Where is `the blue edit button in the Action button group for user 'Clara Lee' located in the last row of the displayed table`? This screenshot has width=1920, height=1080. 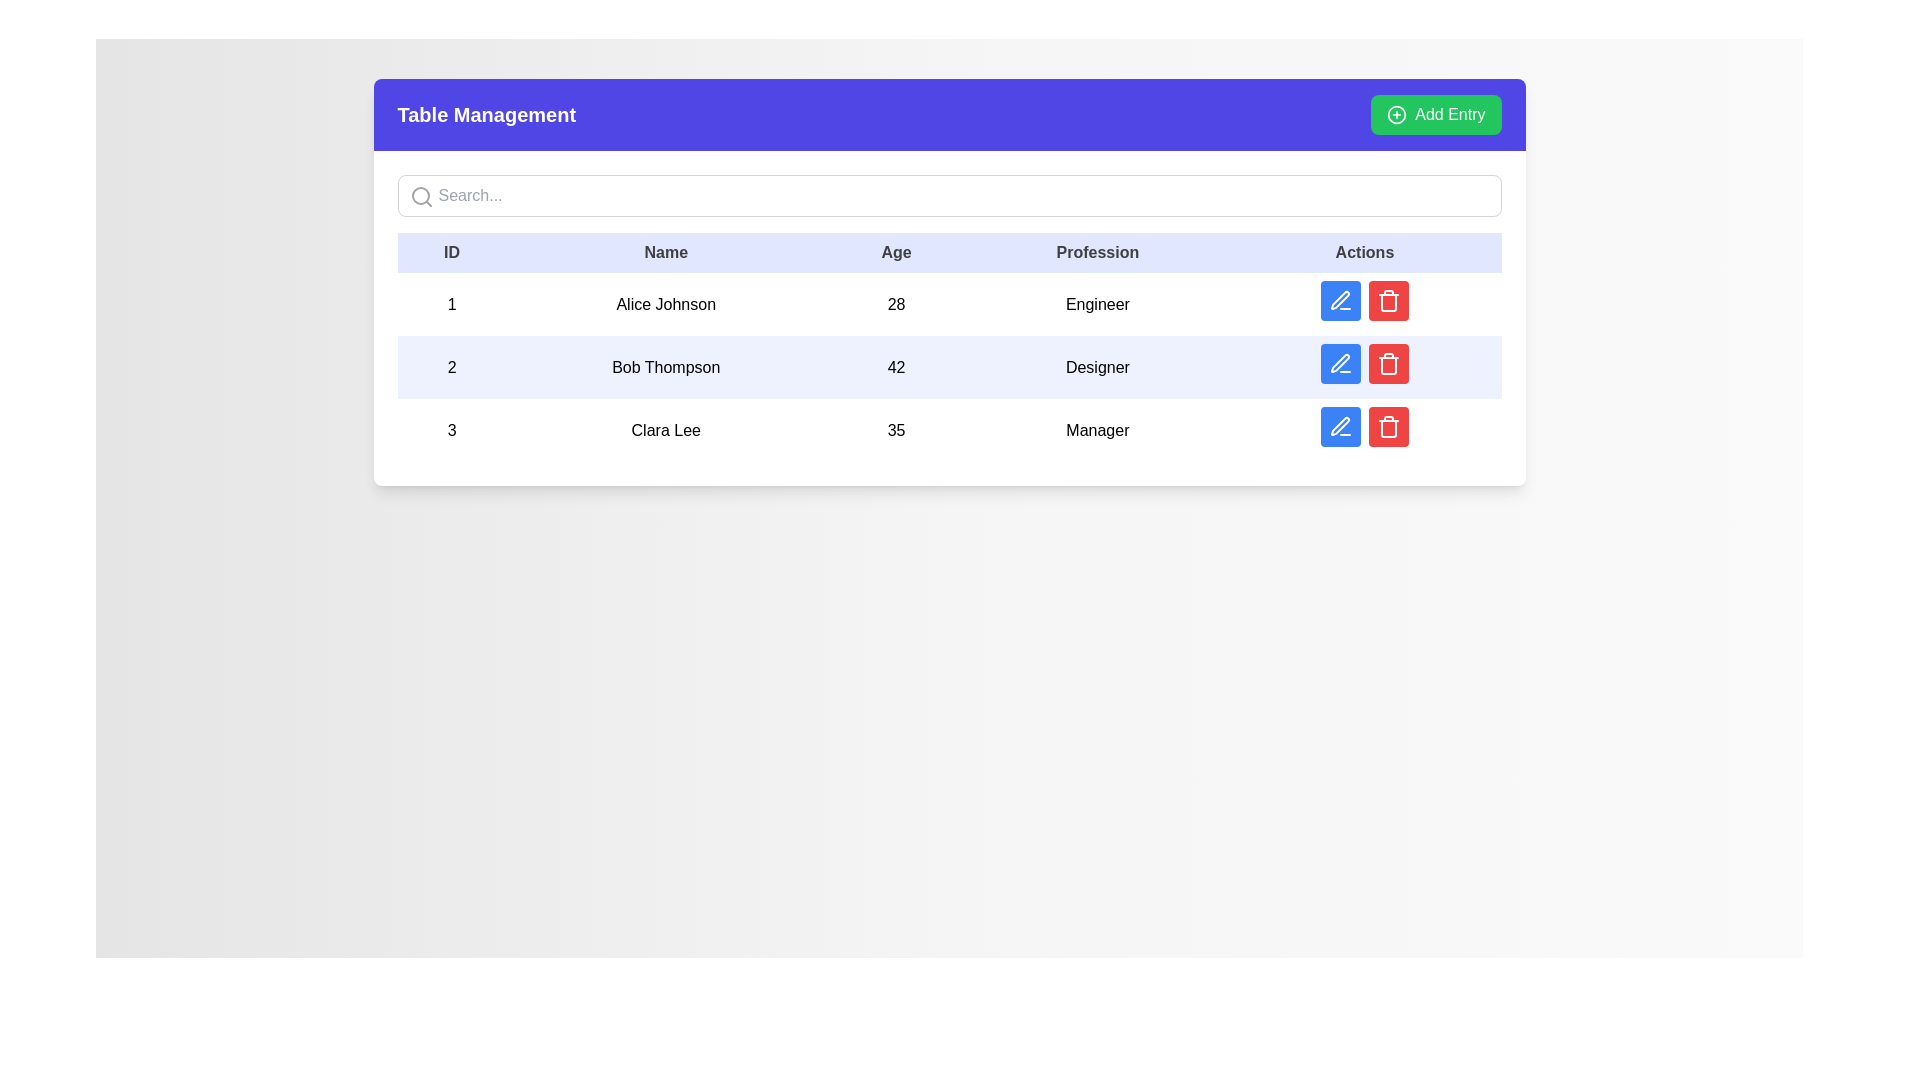 the blue edit button in the Action button group for user 'Clara Lee' located in the last row of the displayed table is located at coordinates (1363, 426).